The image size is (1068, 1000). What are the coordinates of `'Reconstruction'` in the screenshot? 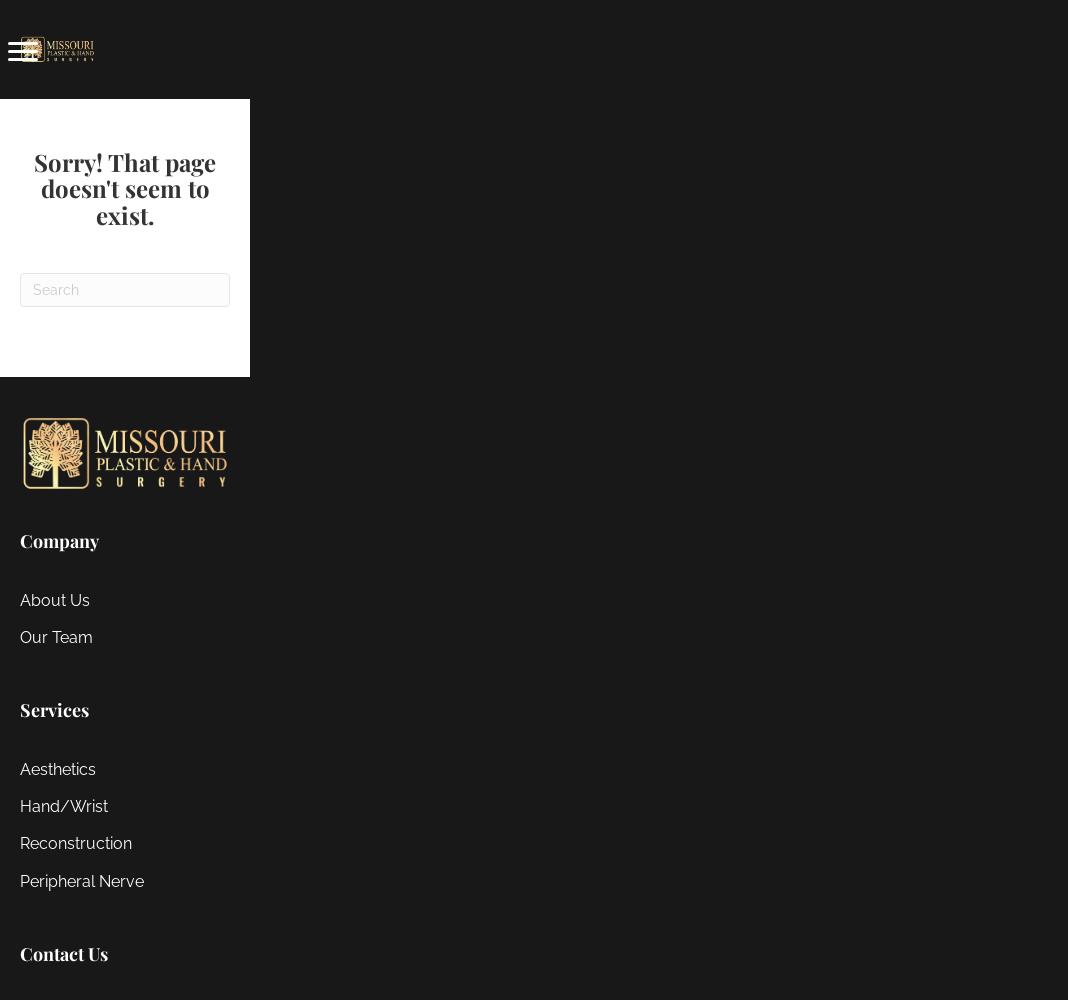 It's located at (75, 842).